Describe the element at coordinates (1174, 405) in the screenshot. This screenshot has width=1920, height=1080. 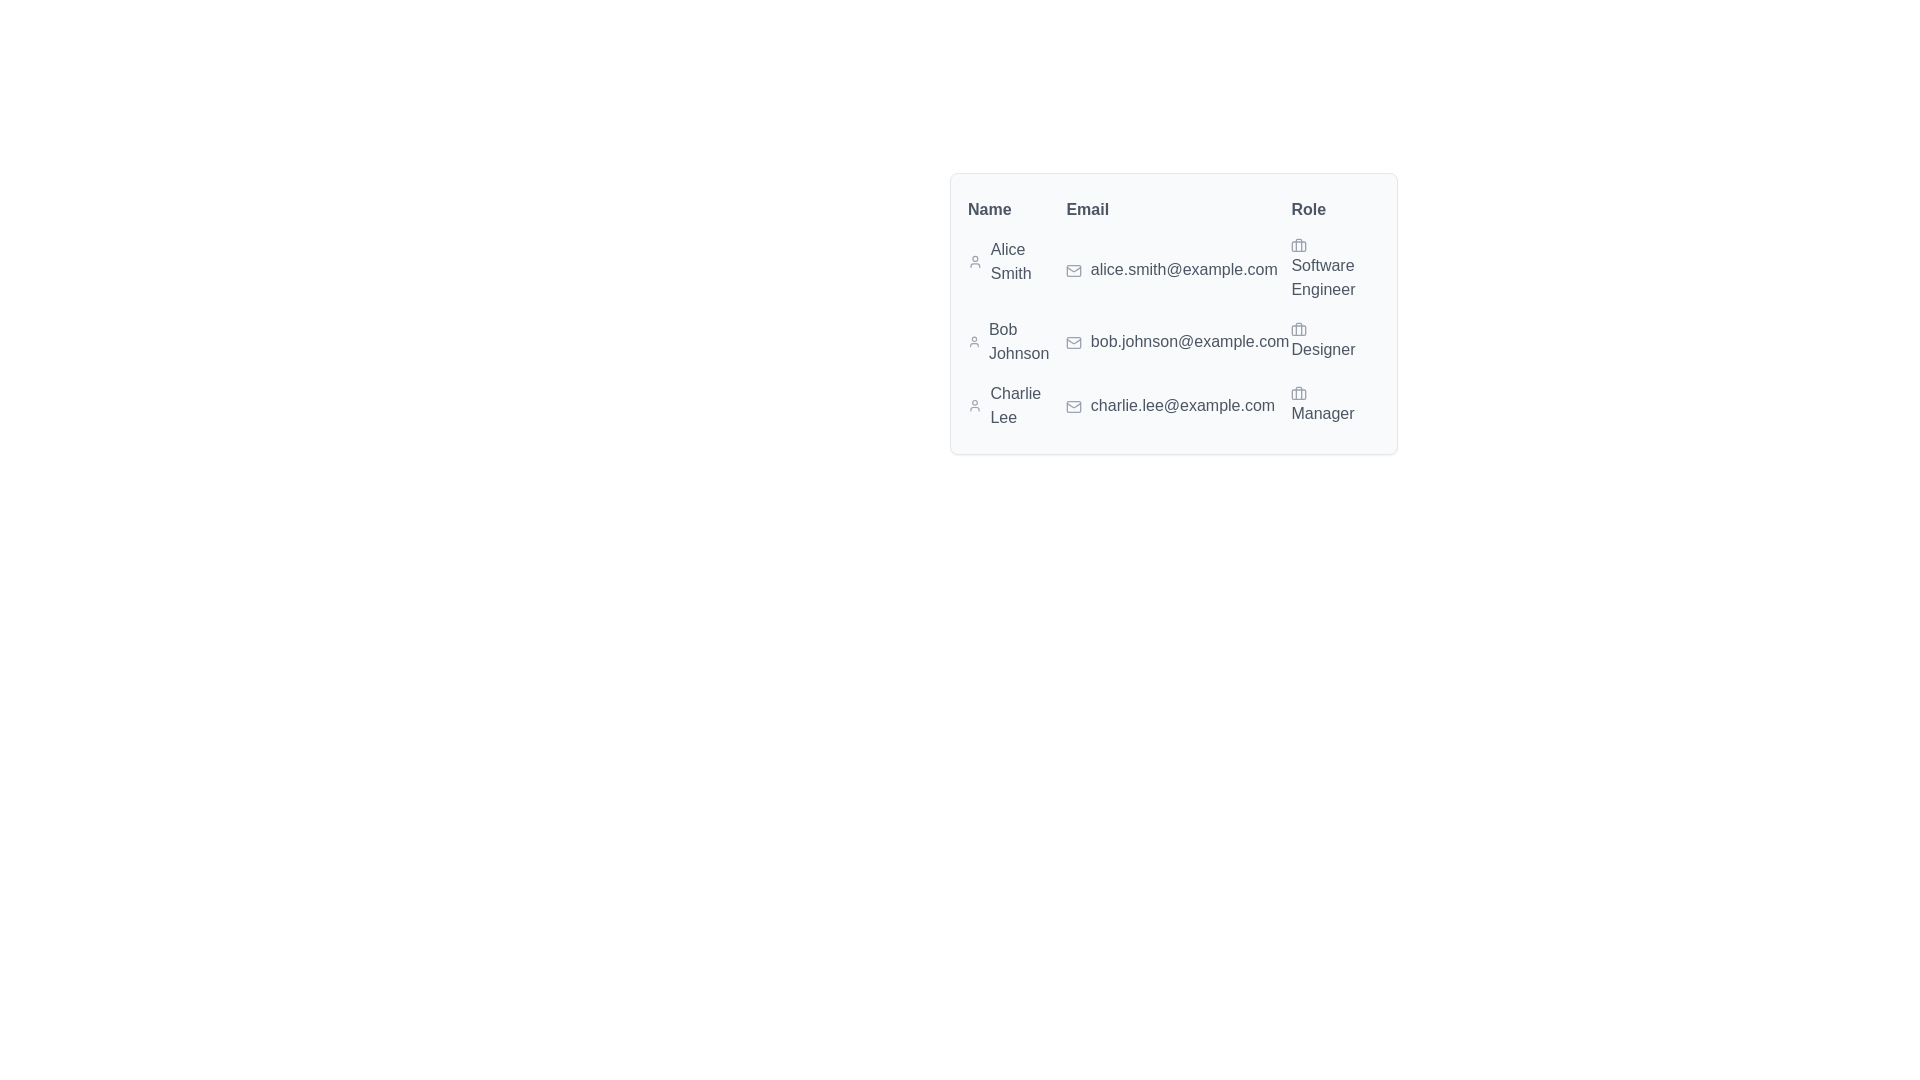
I see `the List item at the bottom row of the user details table` at that location.